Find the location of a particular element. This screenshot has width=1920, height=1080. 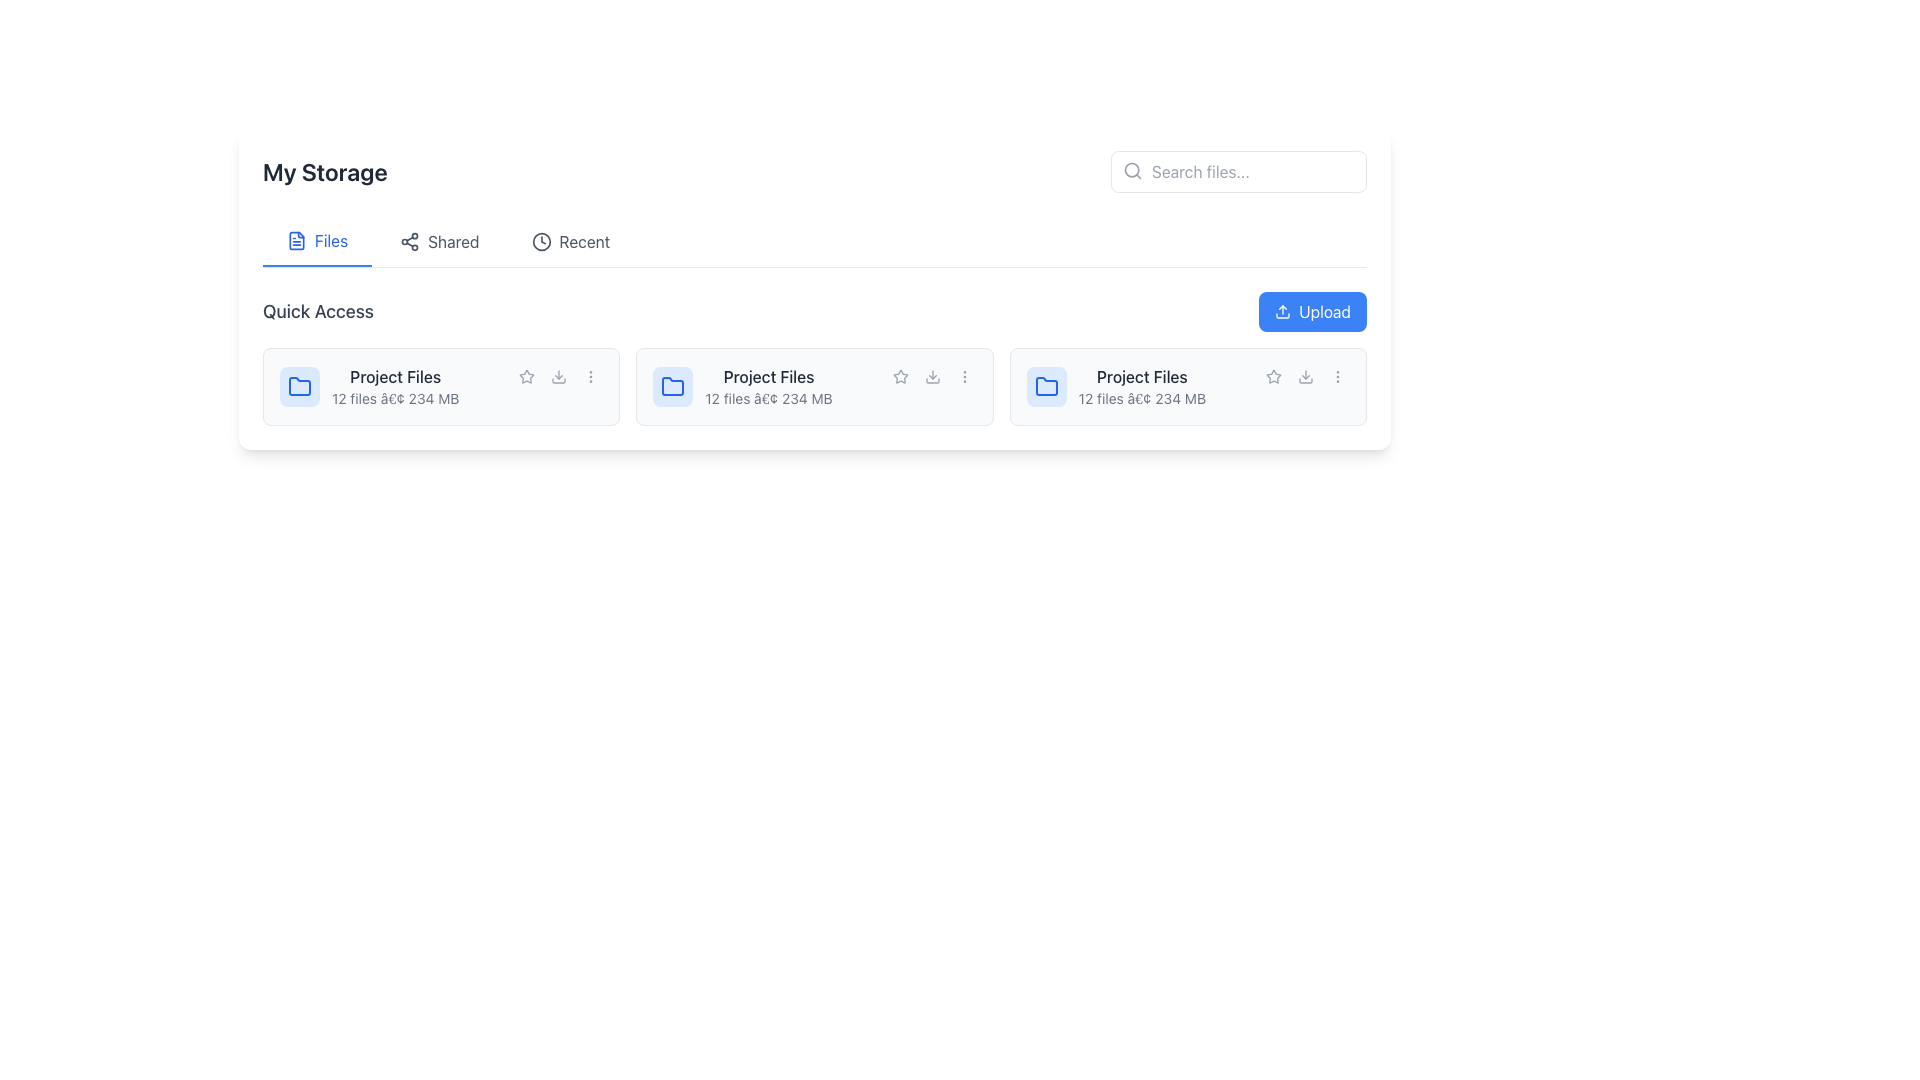

the Text label displaying the name and metadata of the specific folder in the 'Quick Access' section, which is the first of three 'Project Files' entries is located at coordinates (395, 386).